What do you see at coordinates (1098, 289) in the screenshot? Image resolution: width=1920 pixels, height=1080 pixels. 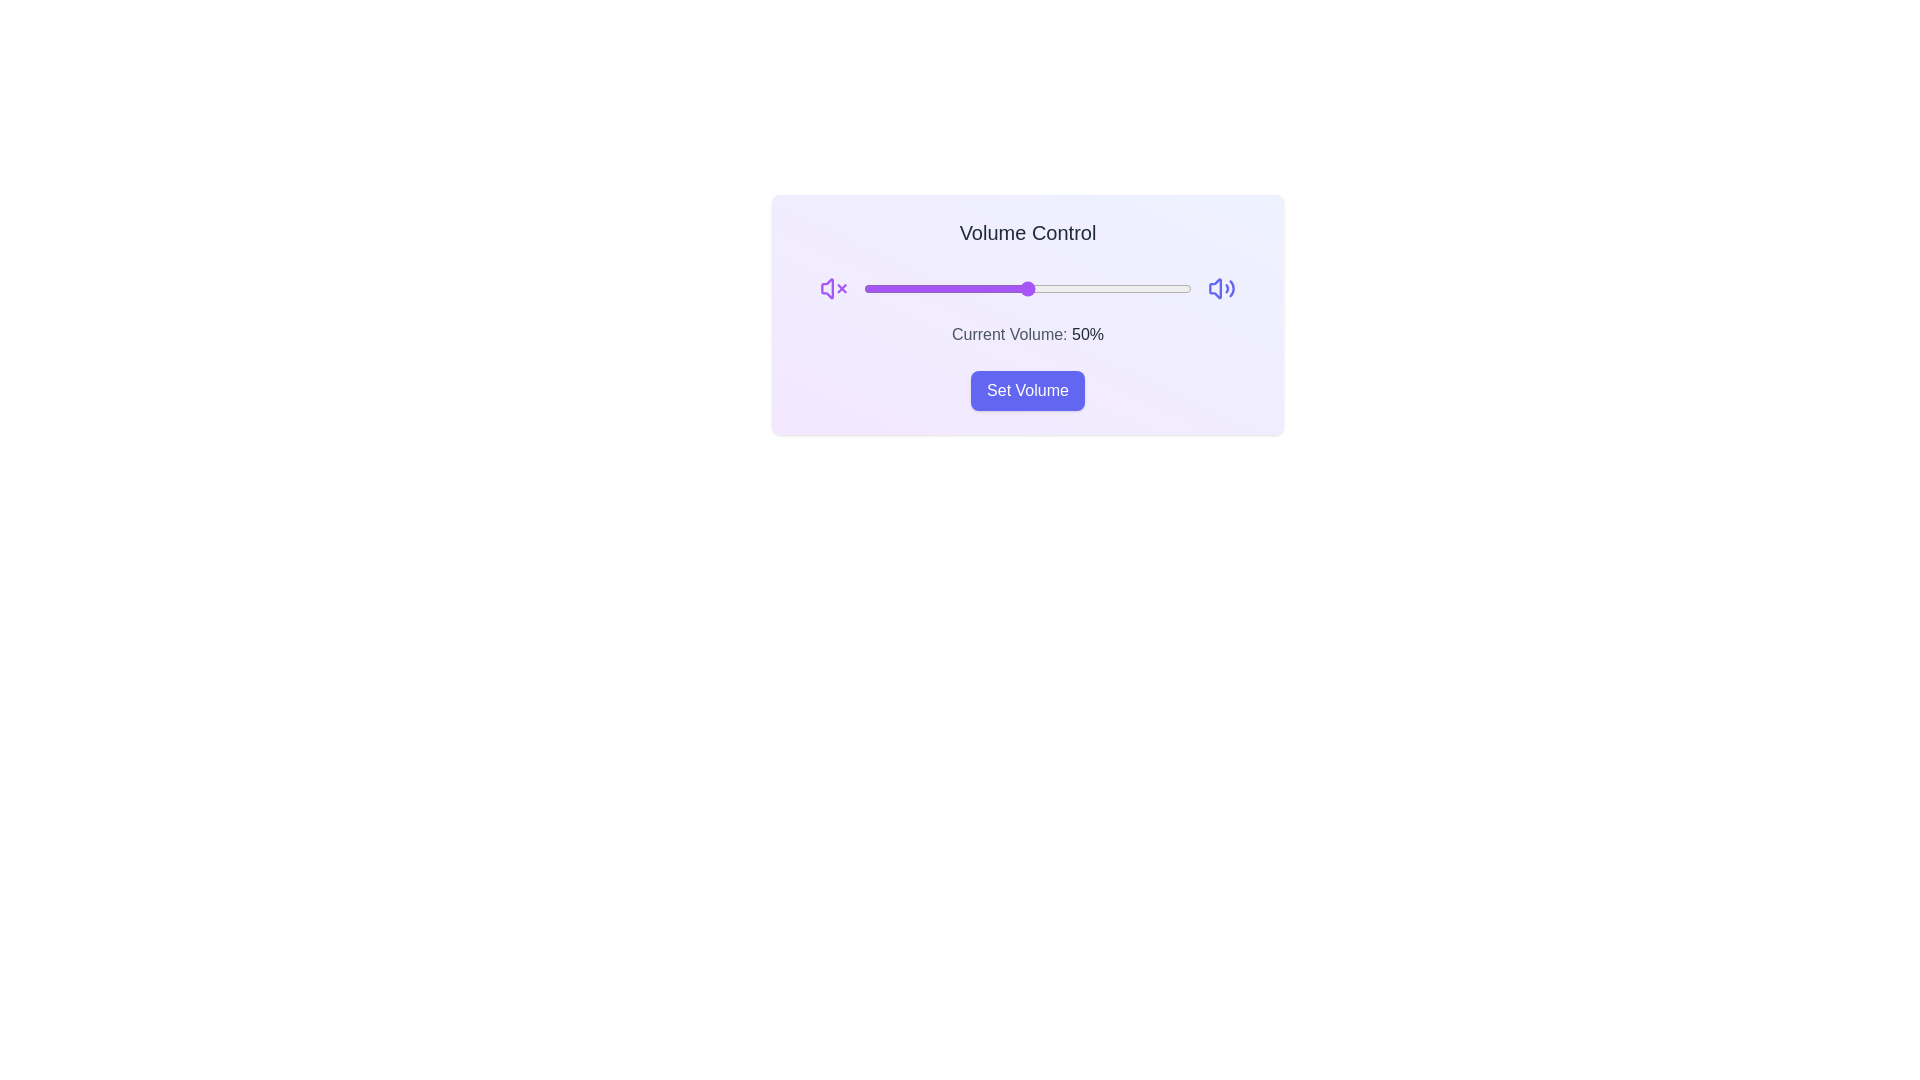 I see `the volume slider to set the volume to 72%` at bounding box center [1098, 289].